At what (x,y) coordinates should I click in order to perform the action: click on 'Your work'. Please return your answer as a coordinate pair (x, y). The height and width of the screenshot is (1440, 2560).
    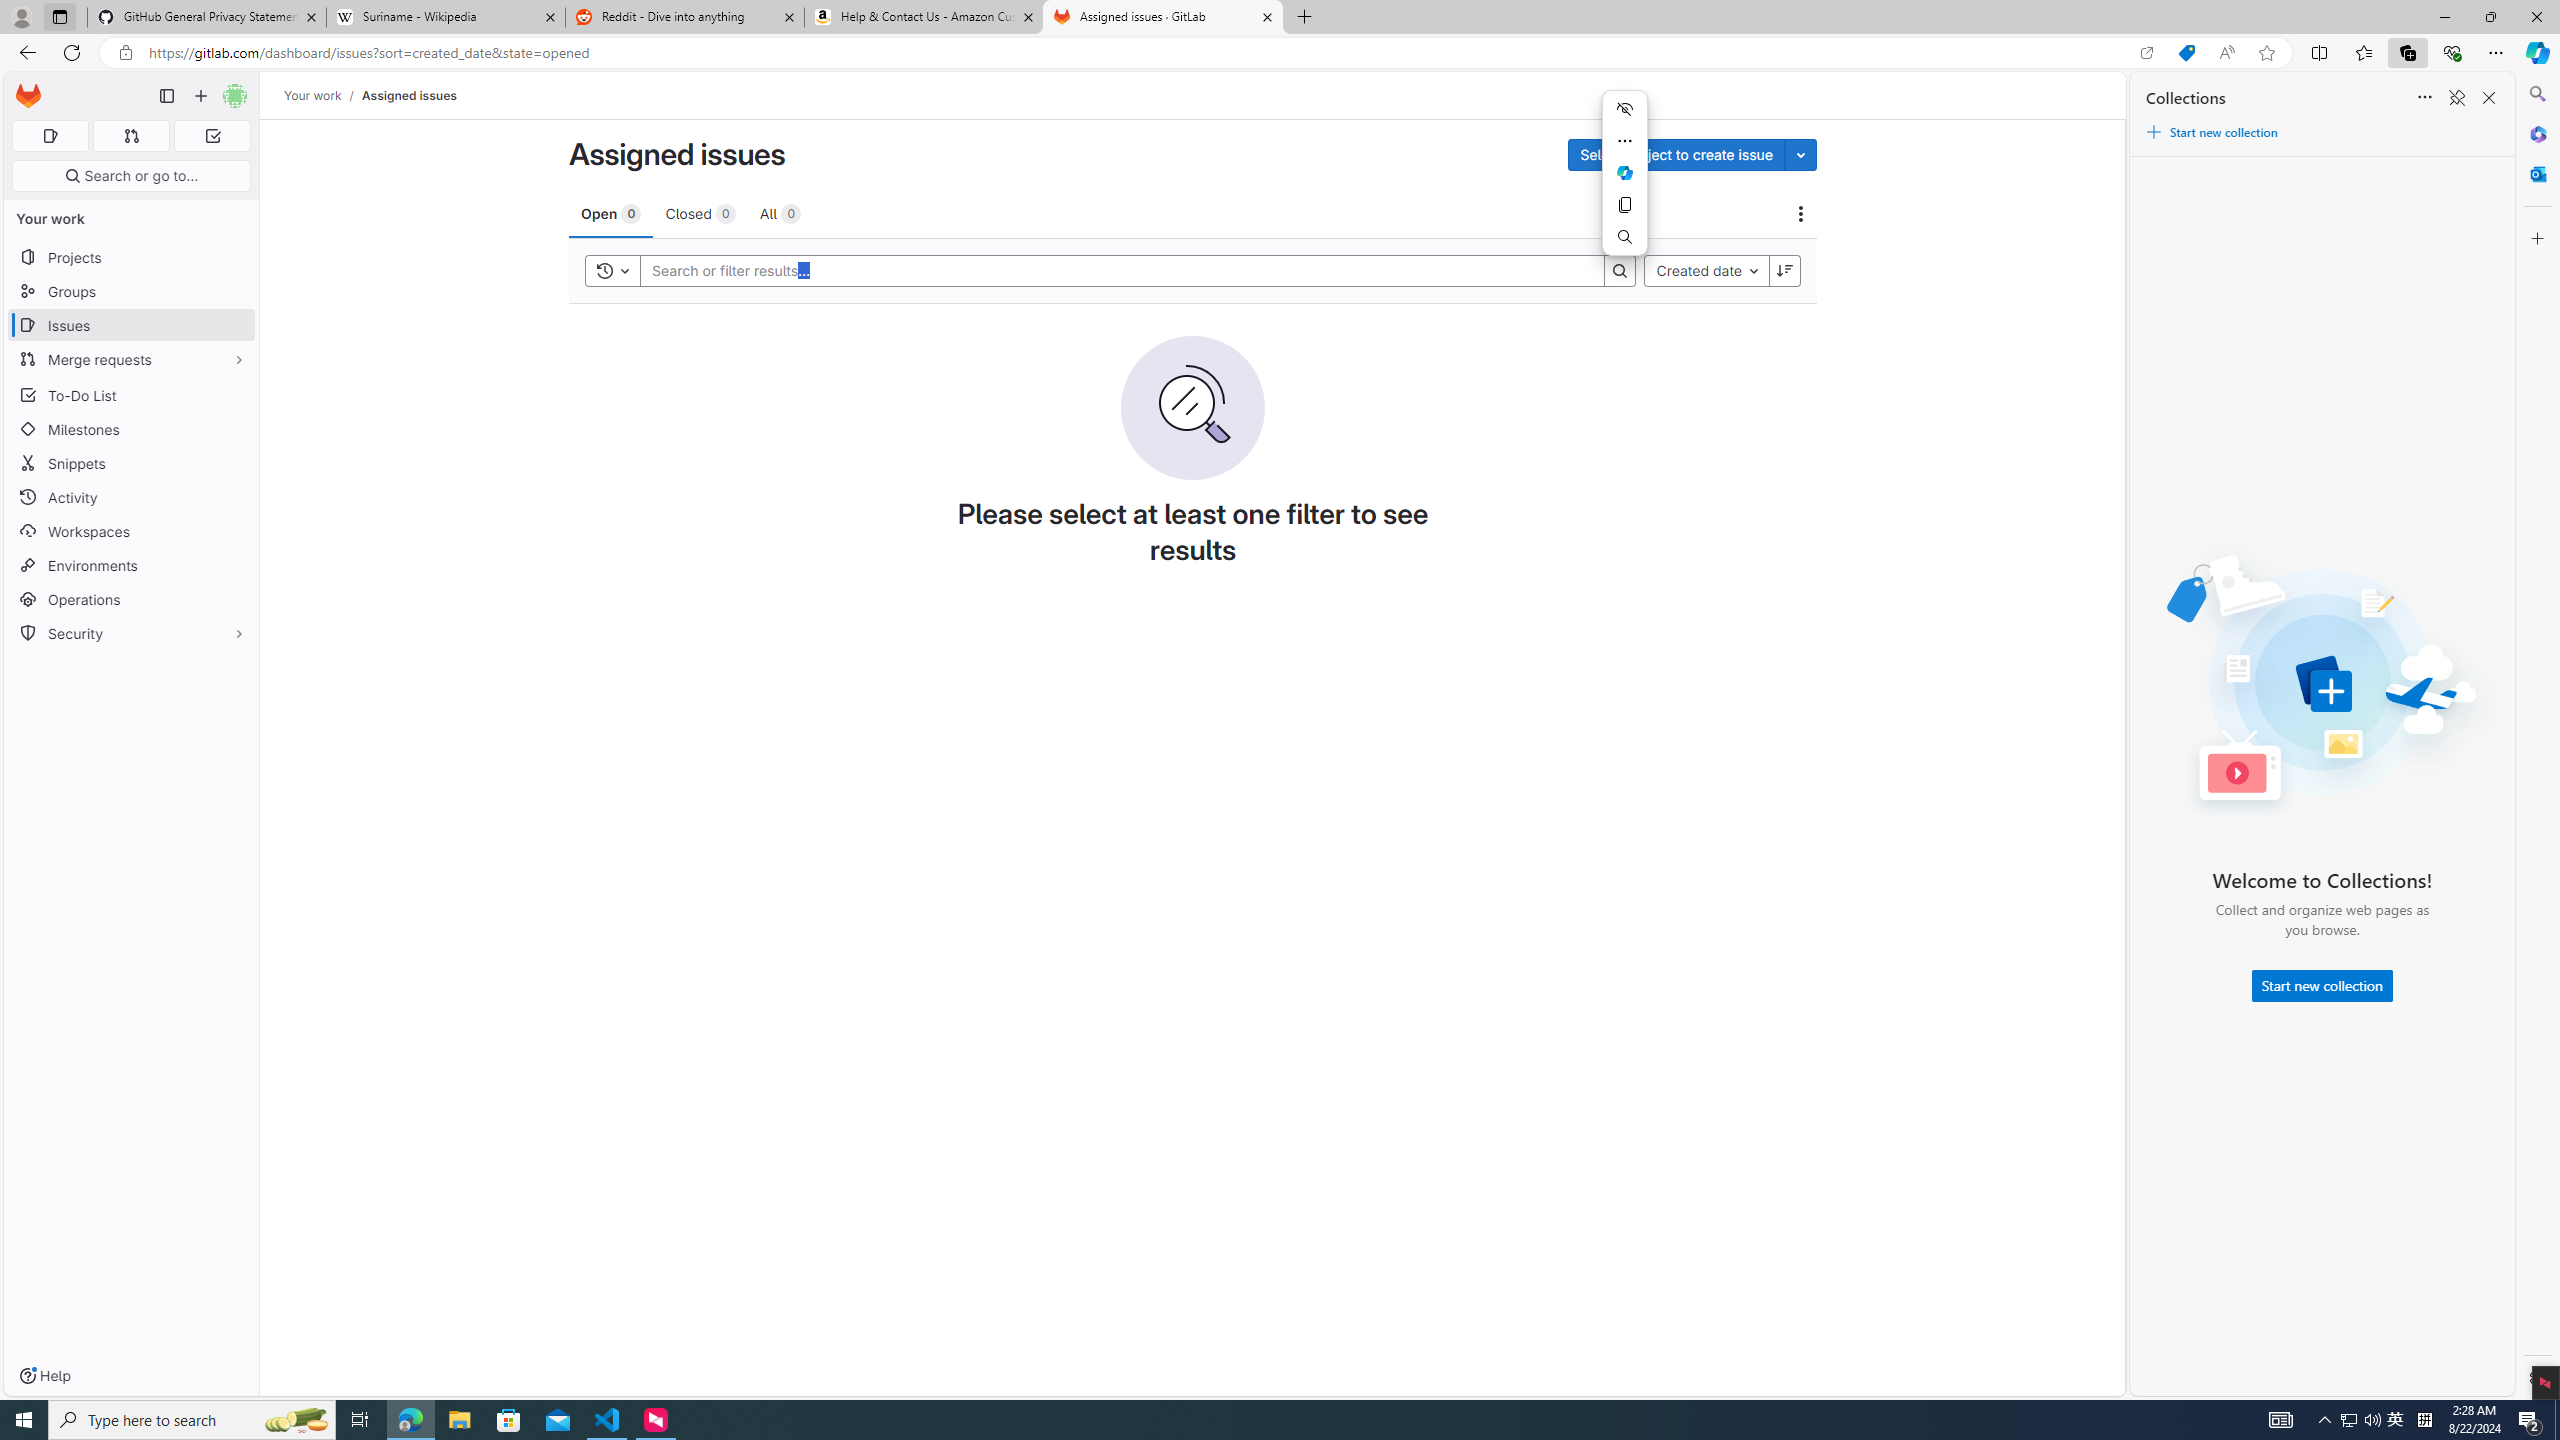
    Looking at the image, I should click on (313, 95).